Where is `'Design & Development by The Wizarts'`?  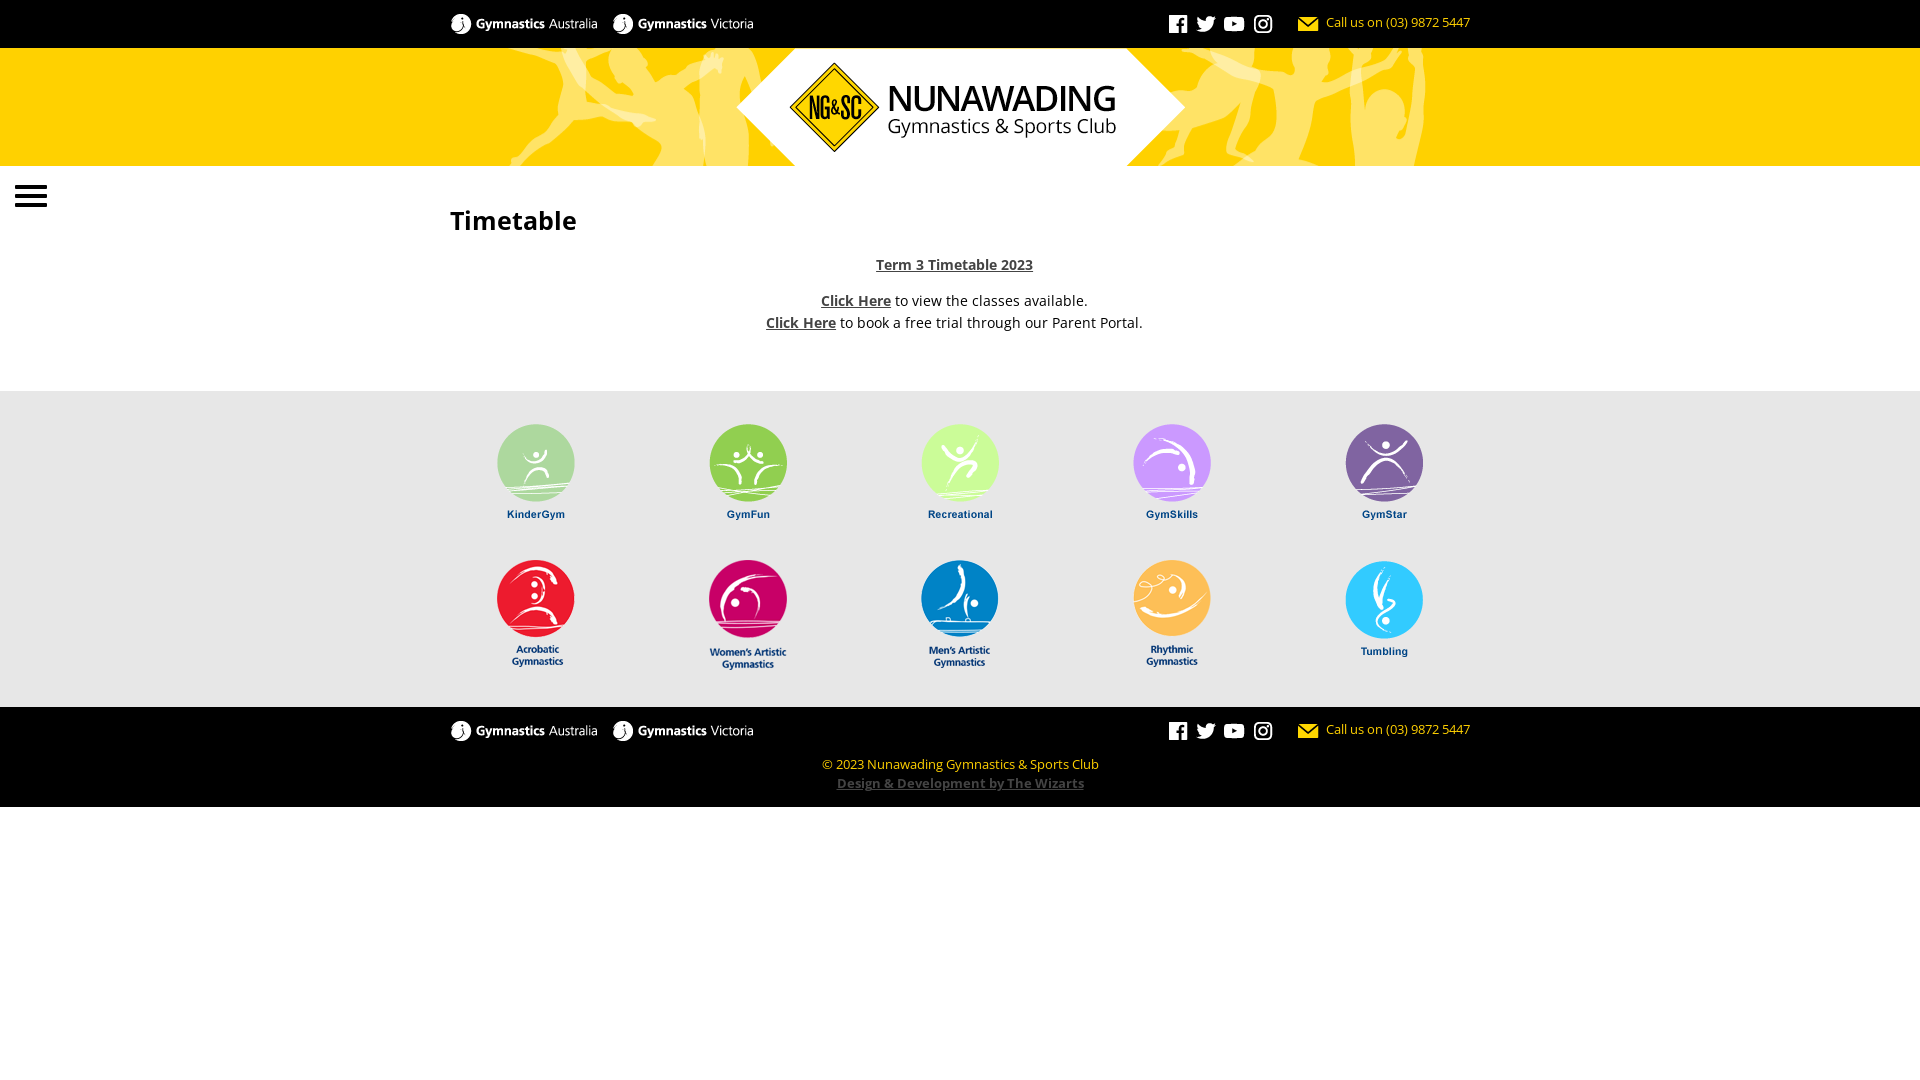
'Design & Development by The Wizarts' is located at coordinates (958, 782).